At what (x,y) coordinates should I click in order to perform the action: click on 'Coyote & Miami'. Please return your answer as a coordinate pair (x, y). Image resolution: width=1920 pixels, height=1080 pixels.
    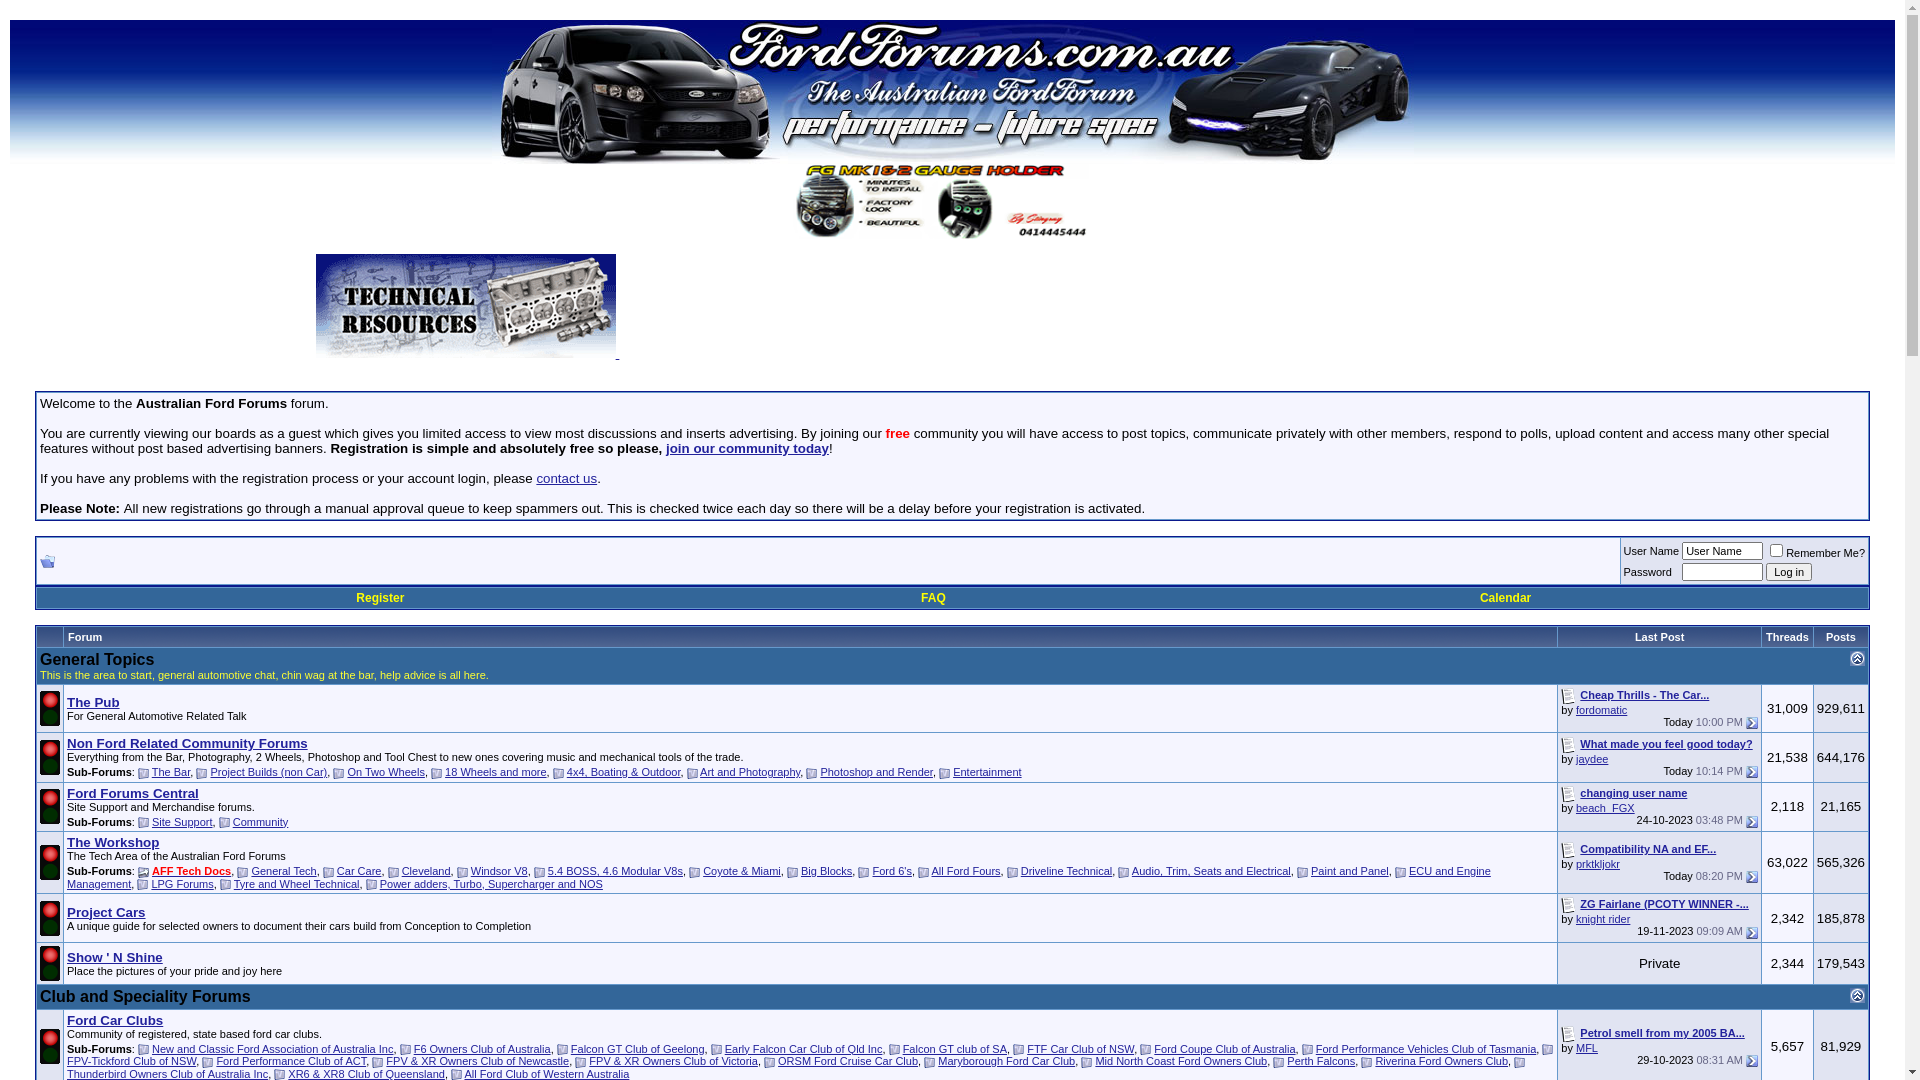
    Looking at the image, I should click on (741, 870).